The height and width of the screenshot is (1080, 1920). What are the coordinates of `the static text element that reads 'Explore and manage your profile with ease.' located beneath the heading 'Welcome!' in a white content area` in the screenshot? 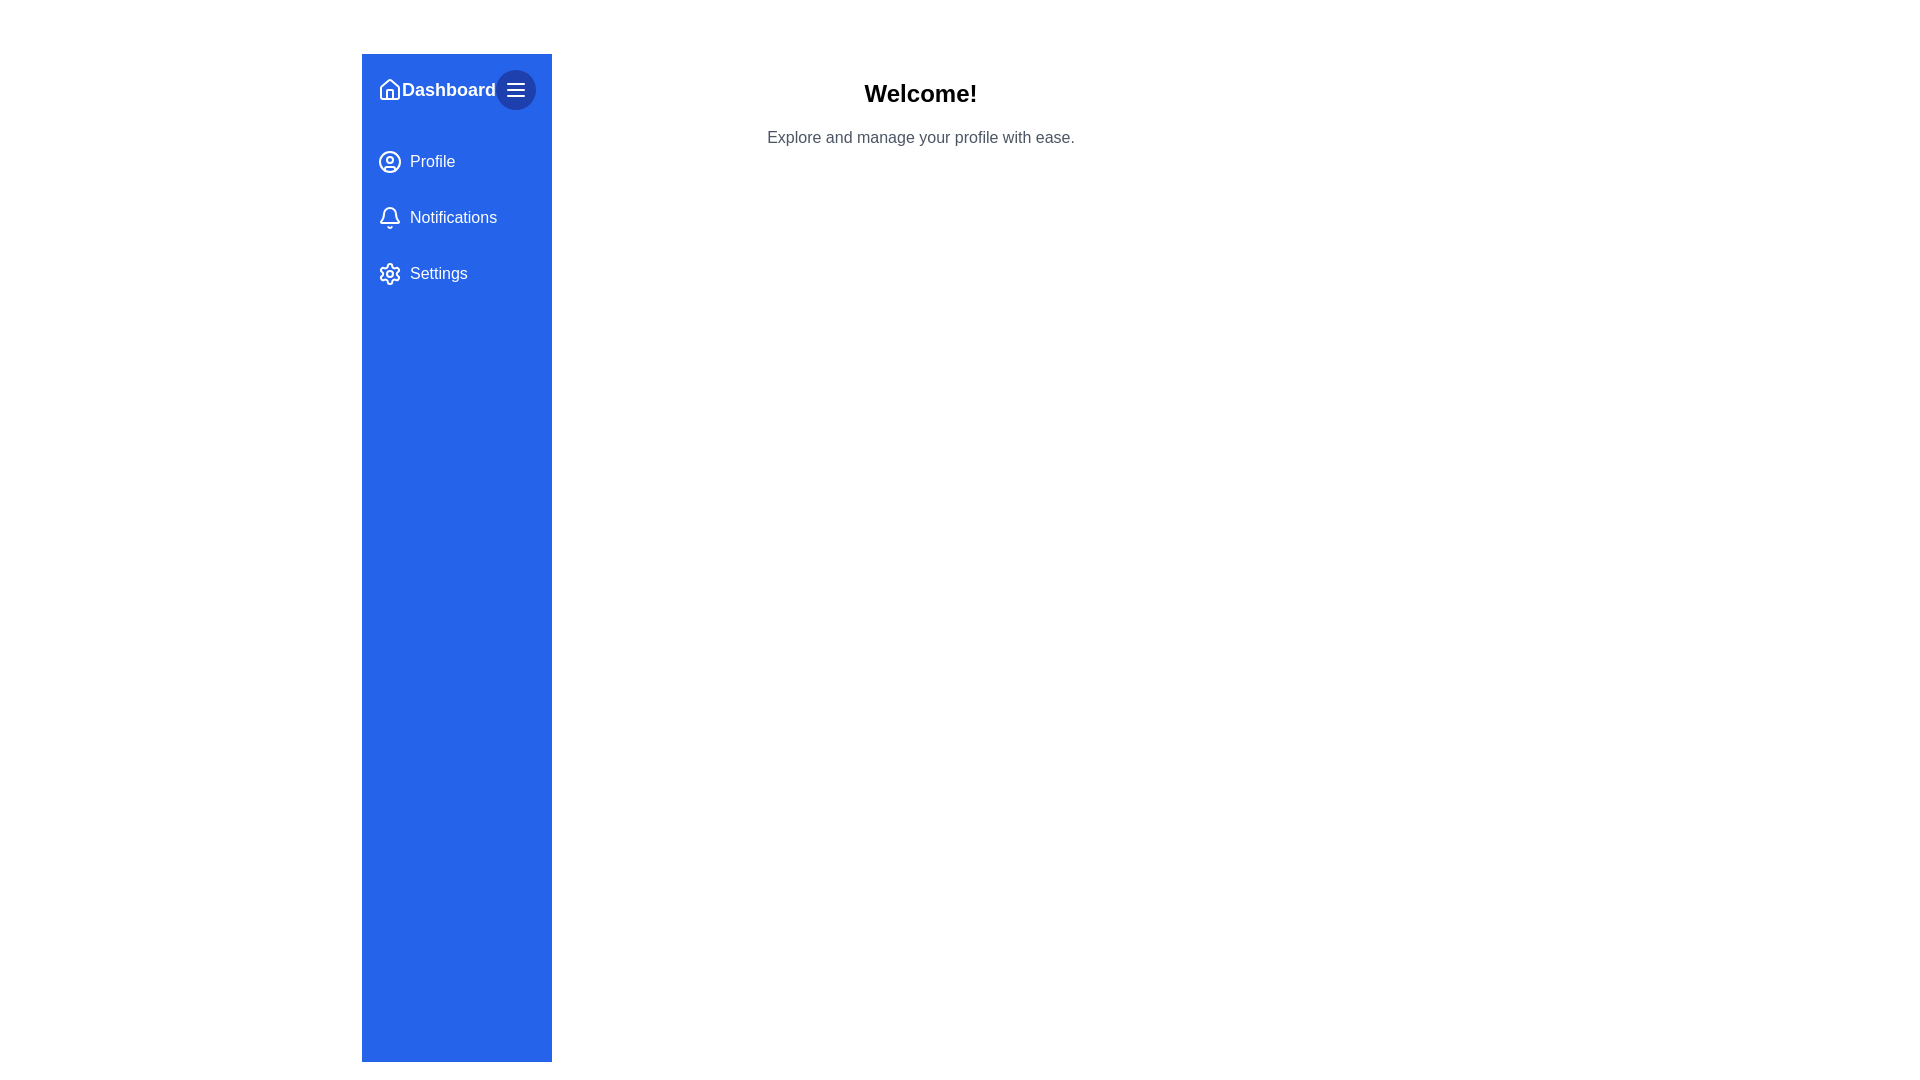 It's located at (920, 137).